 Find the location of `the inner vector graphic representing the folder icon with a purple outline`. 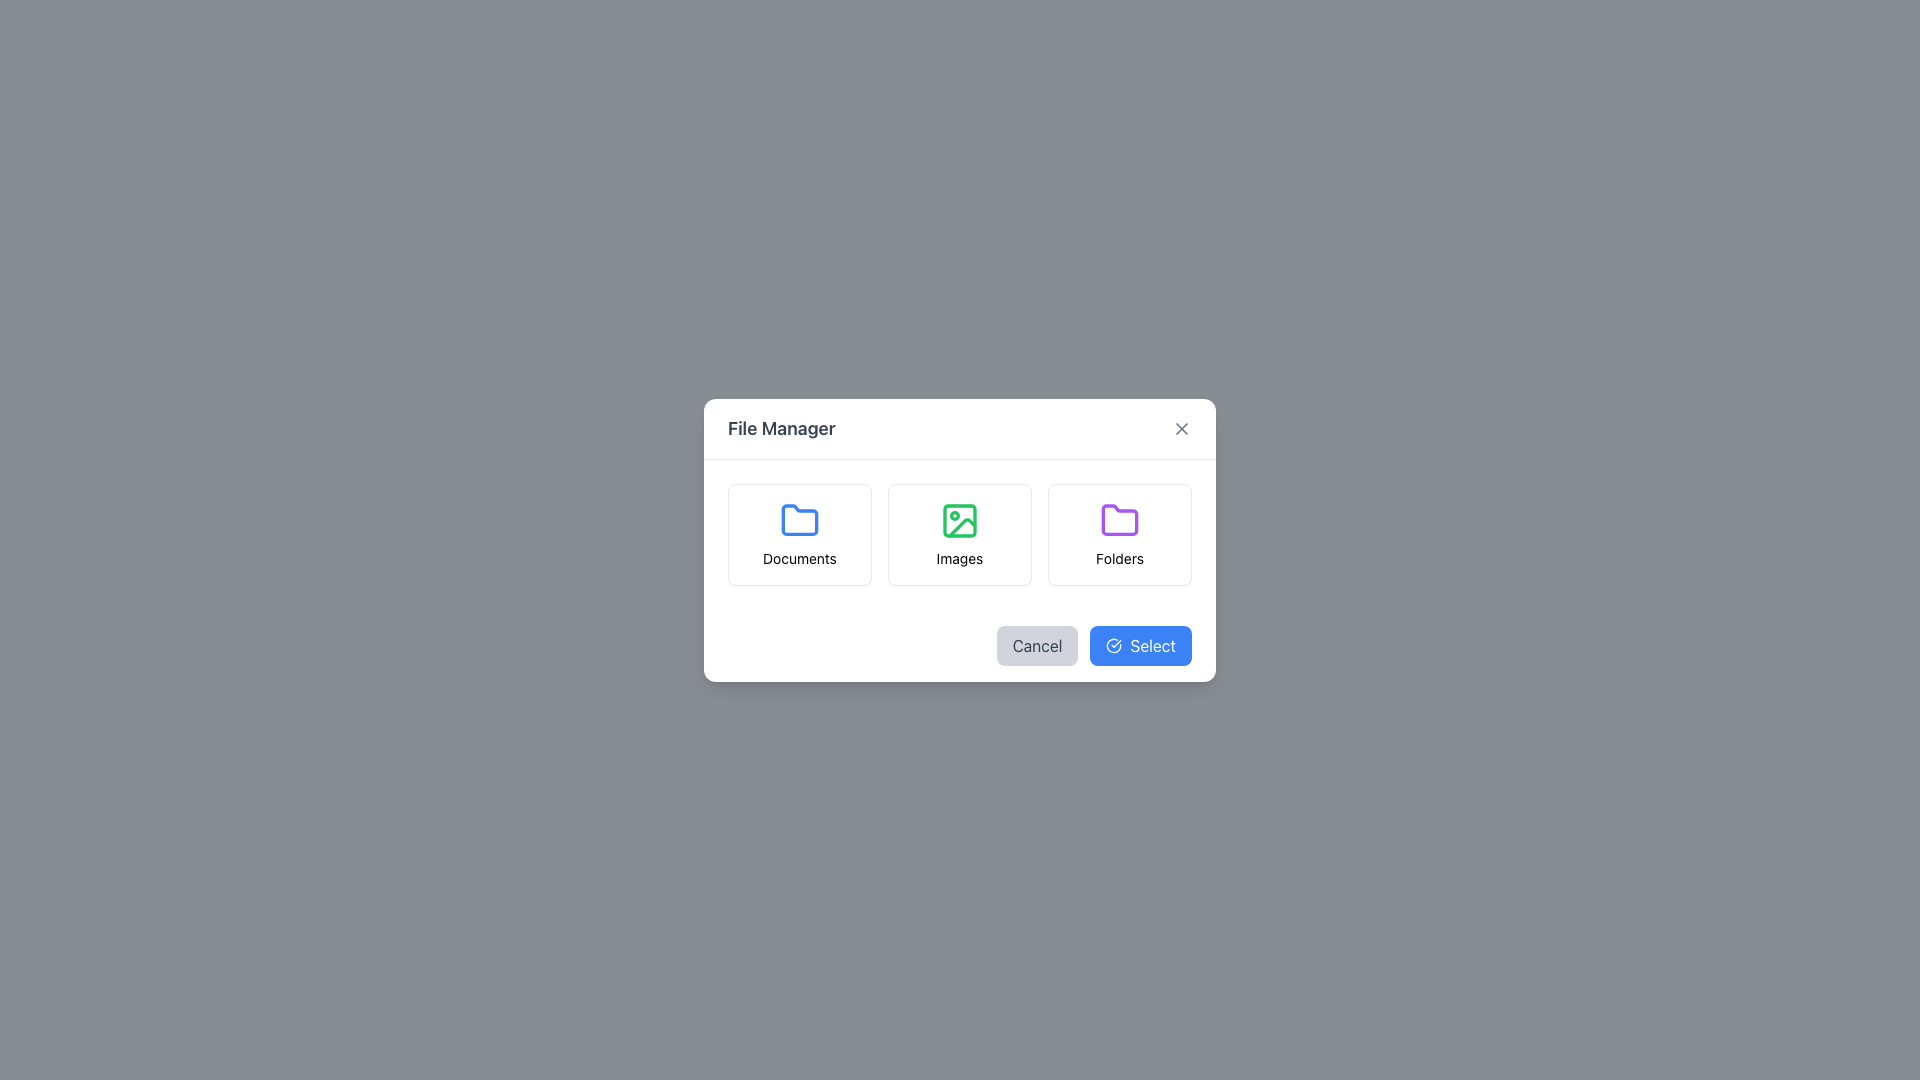

the inner vector graphic representing the folder icon with a purple outline is located at coordinates (1118, 518).